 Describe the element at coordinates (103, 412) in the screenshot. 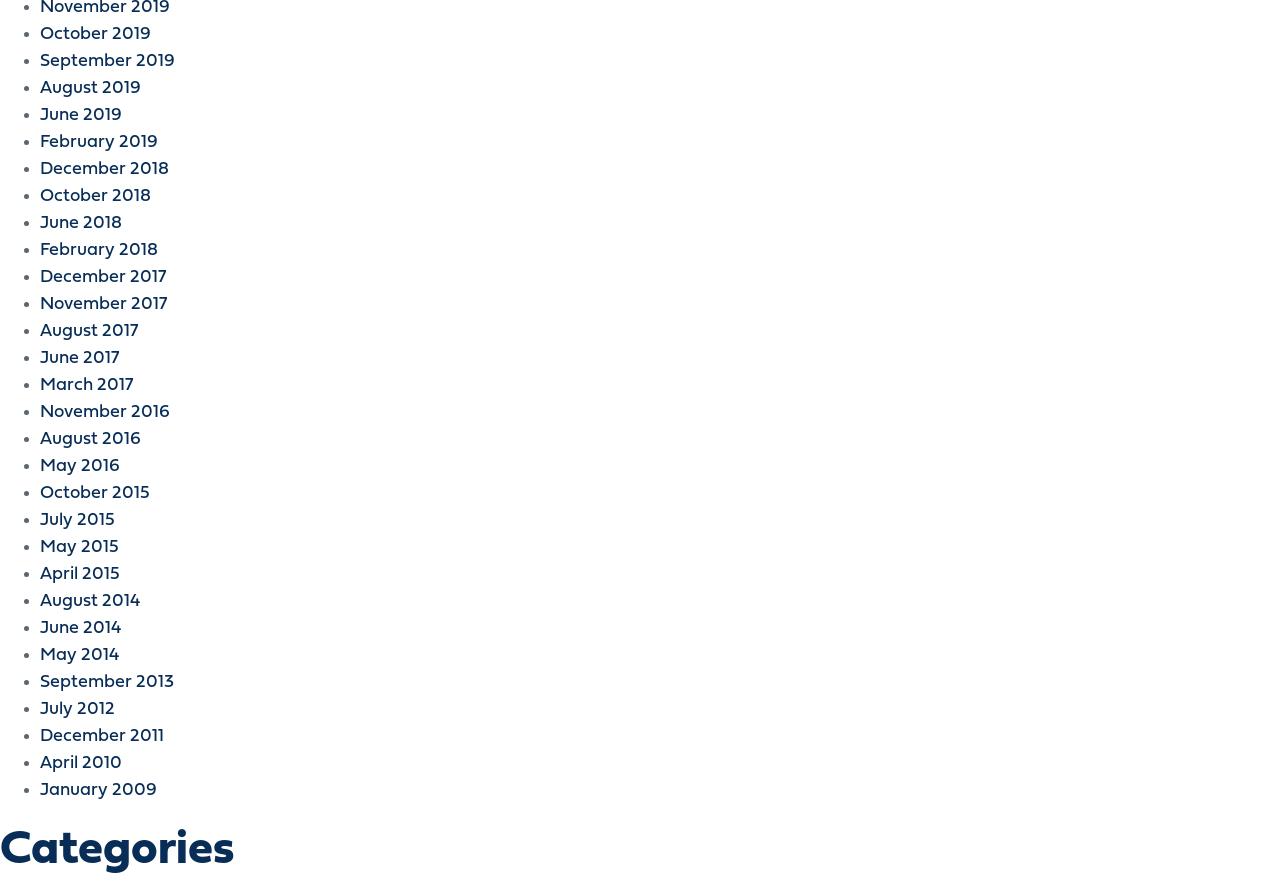

I see `'November 2016'` at that location.